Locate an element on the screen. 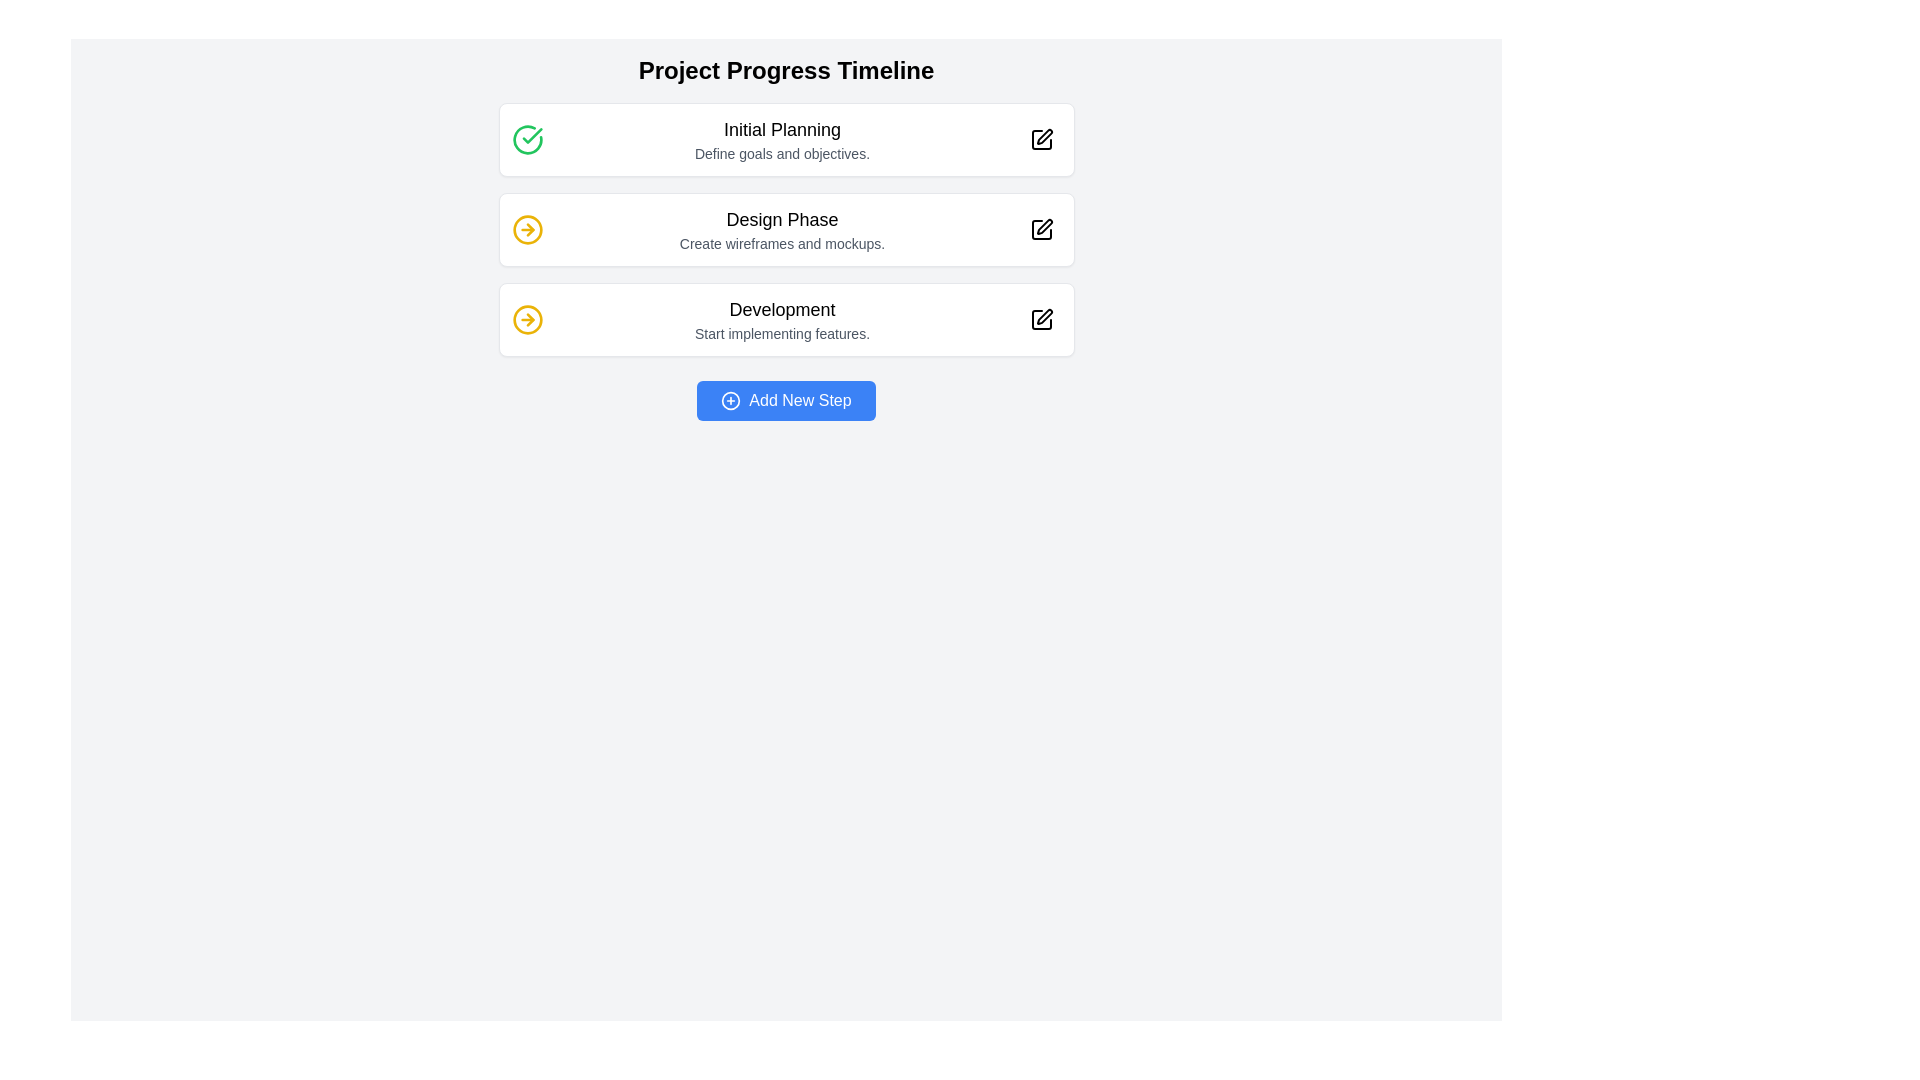 Image resolution: width=1920 pixels, height=1080 pixels. the circular graphical component with a yellow stroke, part of the progress icon located to the left of the text 'Development' is located at coordinates (527, 229).